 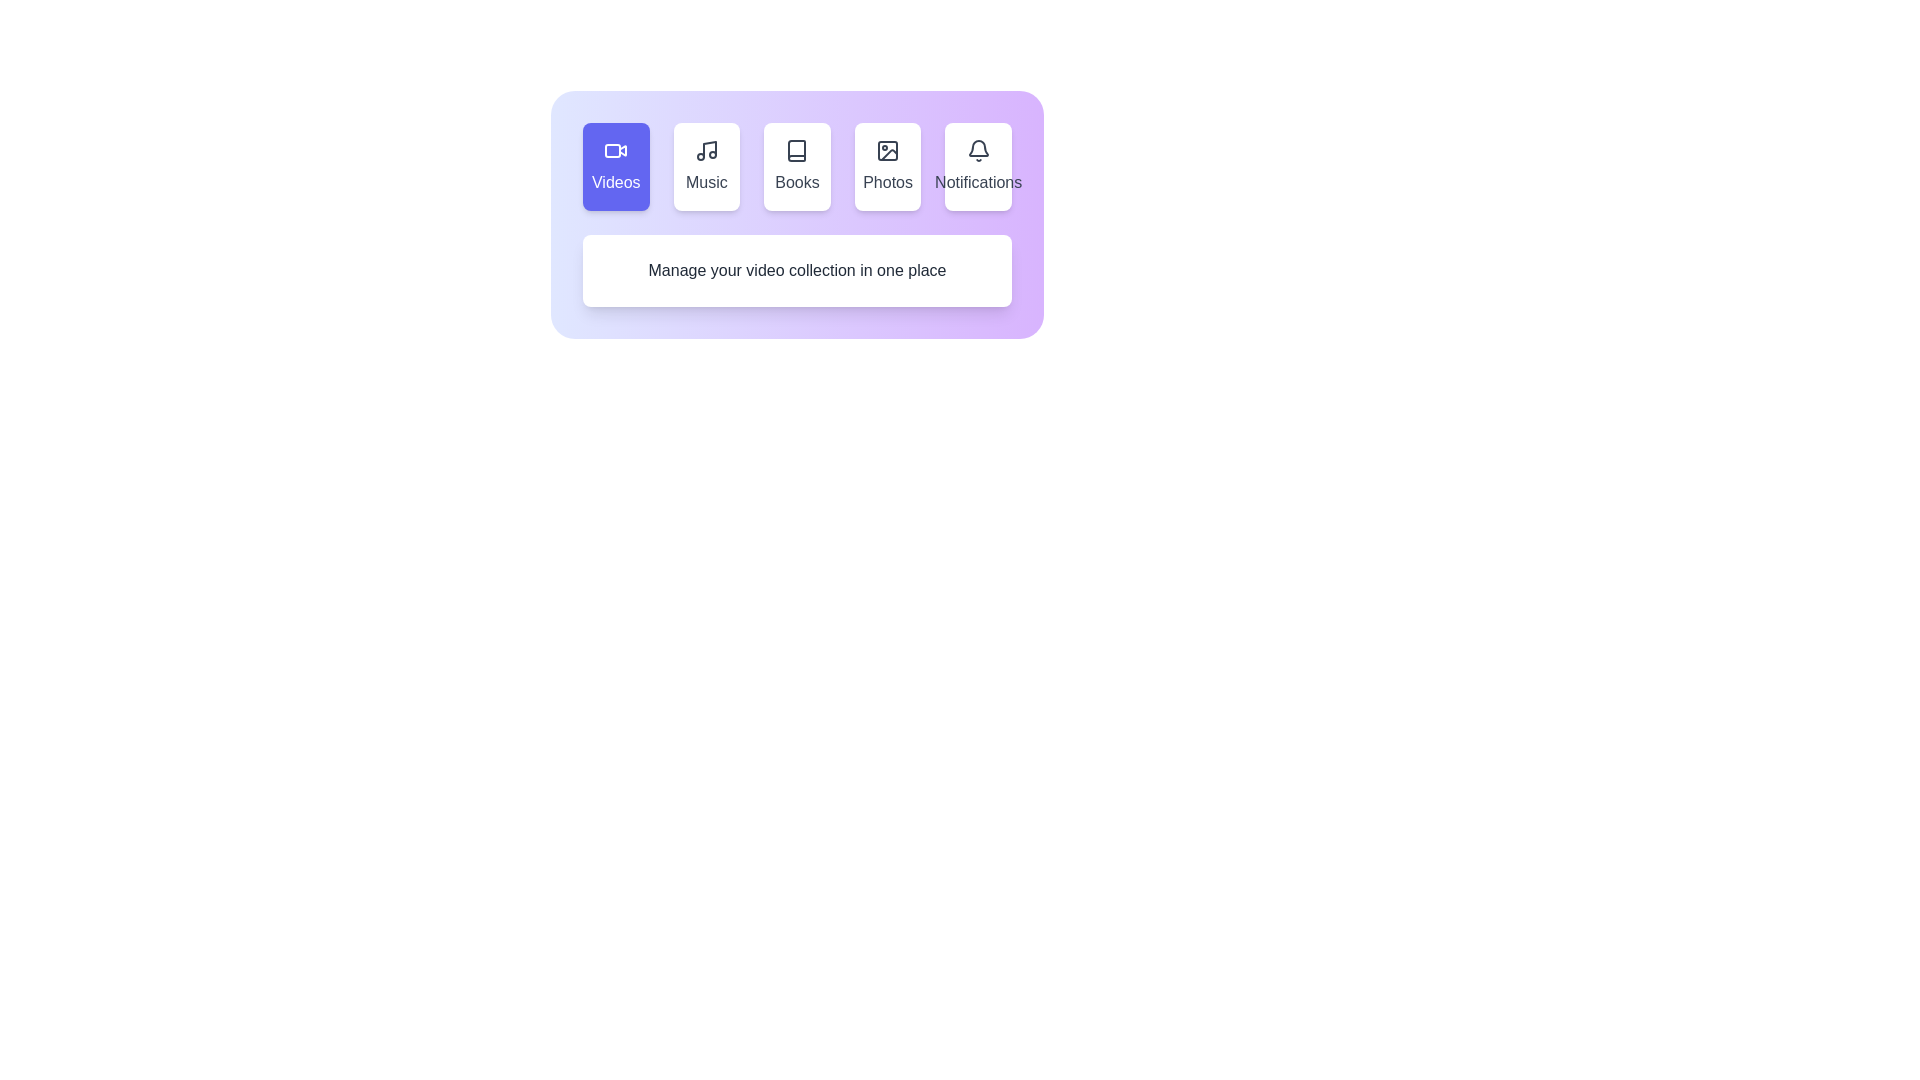 What do you see at coordinates (705, 165) in the screenshot?
I see `the tab labeled Music to switch to it` at bounding box center [705, 165].